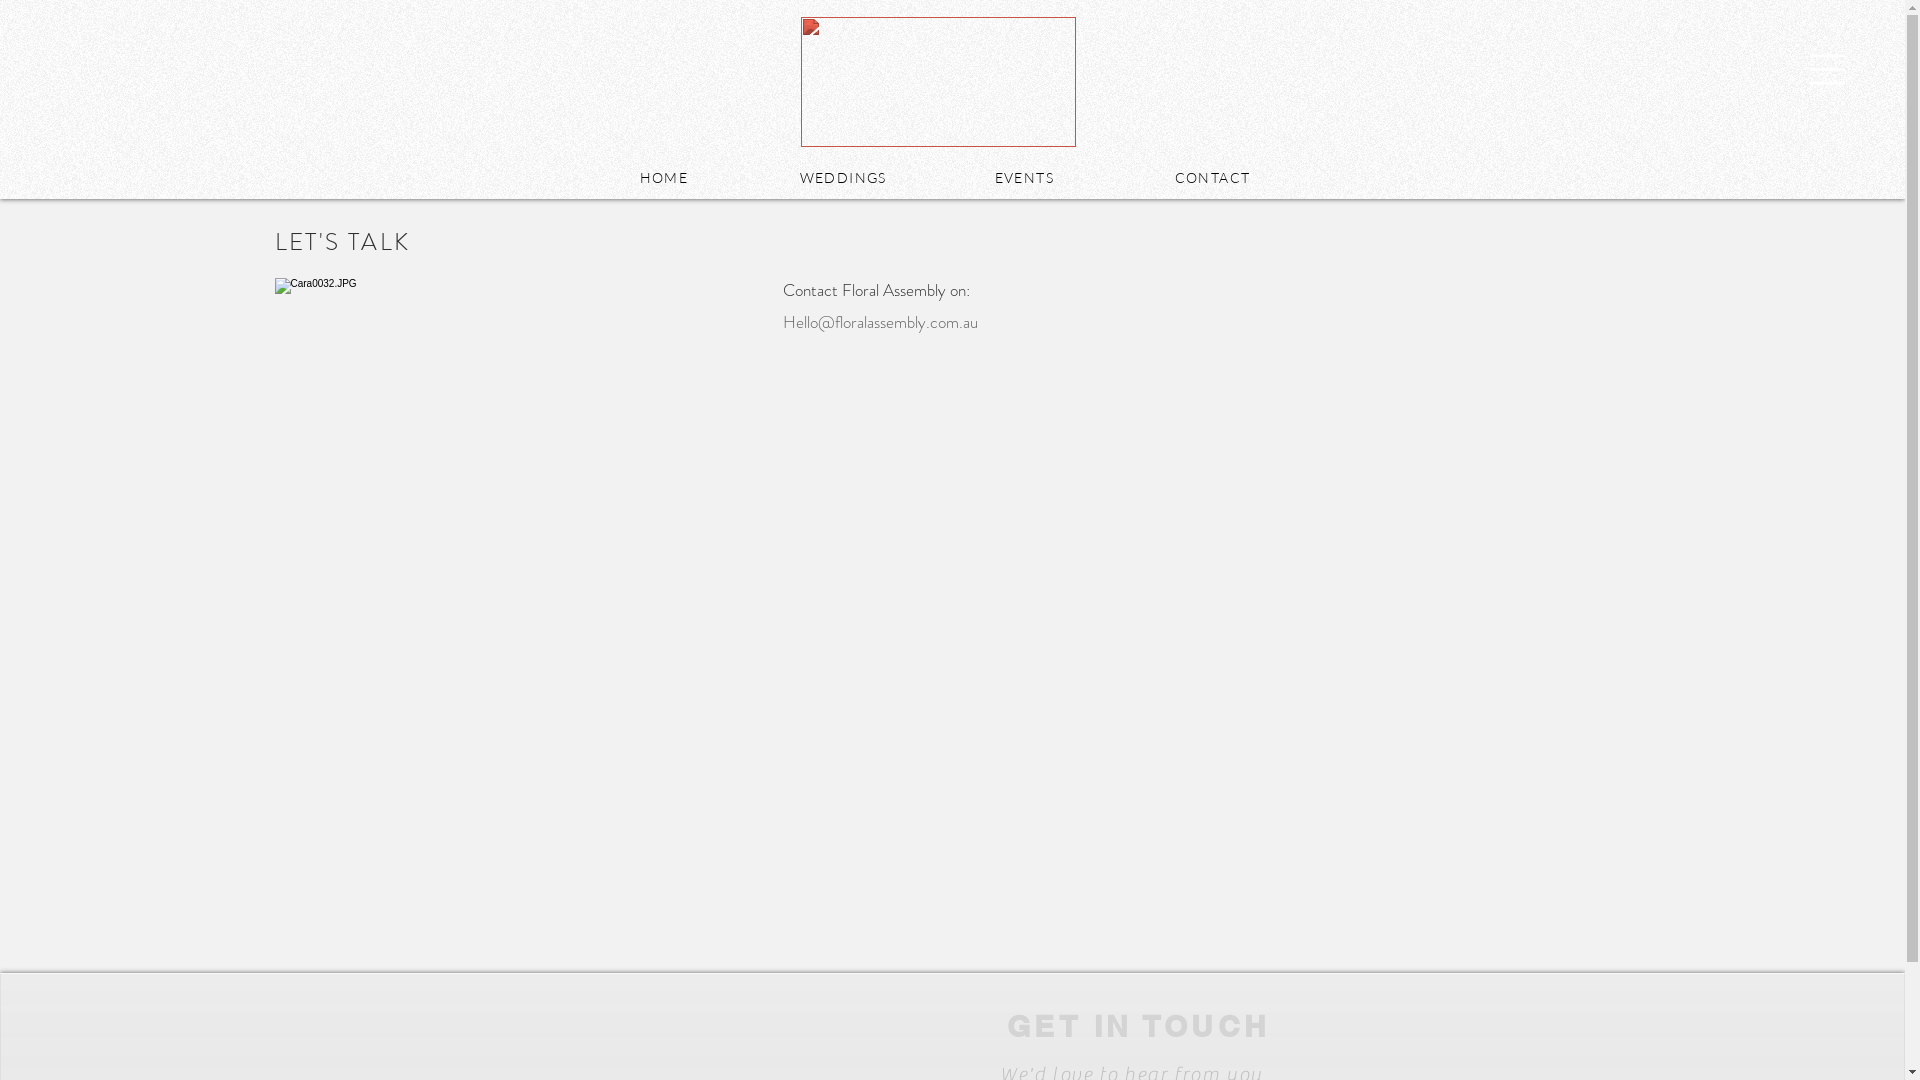 The height and width of the screenshot is (1080, 1920). I want to click on 'Hello@floralassembly.com.au', so click(879, 320).